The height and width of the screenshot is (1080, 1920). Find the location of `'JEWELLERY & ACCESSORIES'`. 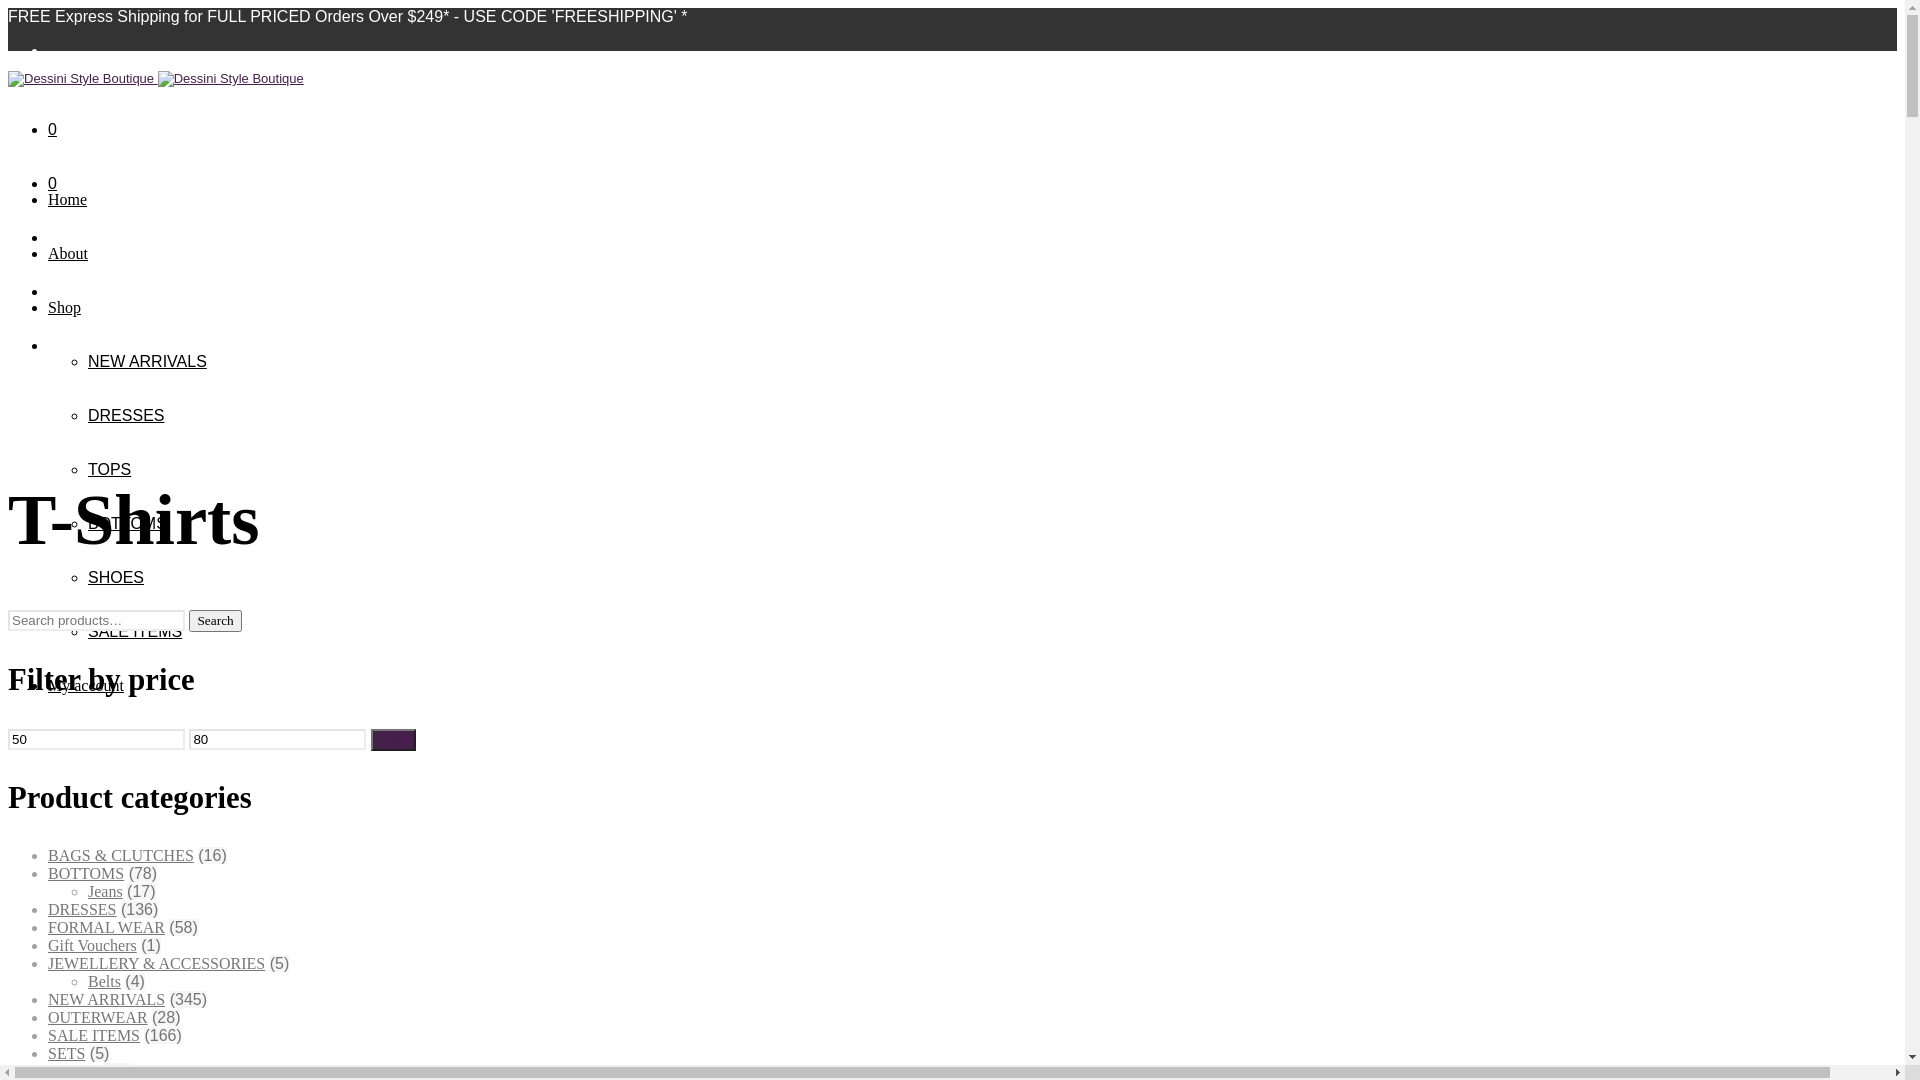

'JEWELLERY & ACCESSORIES' is located at coordinates (155, 962).